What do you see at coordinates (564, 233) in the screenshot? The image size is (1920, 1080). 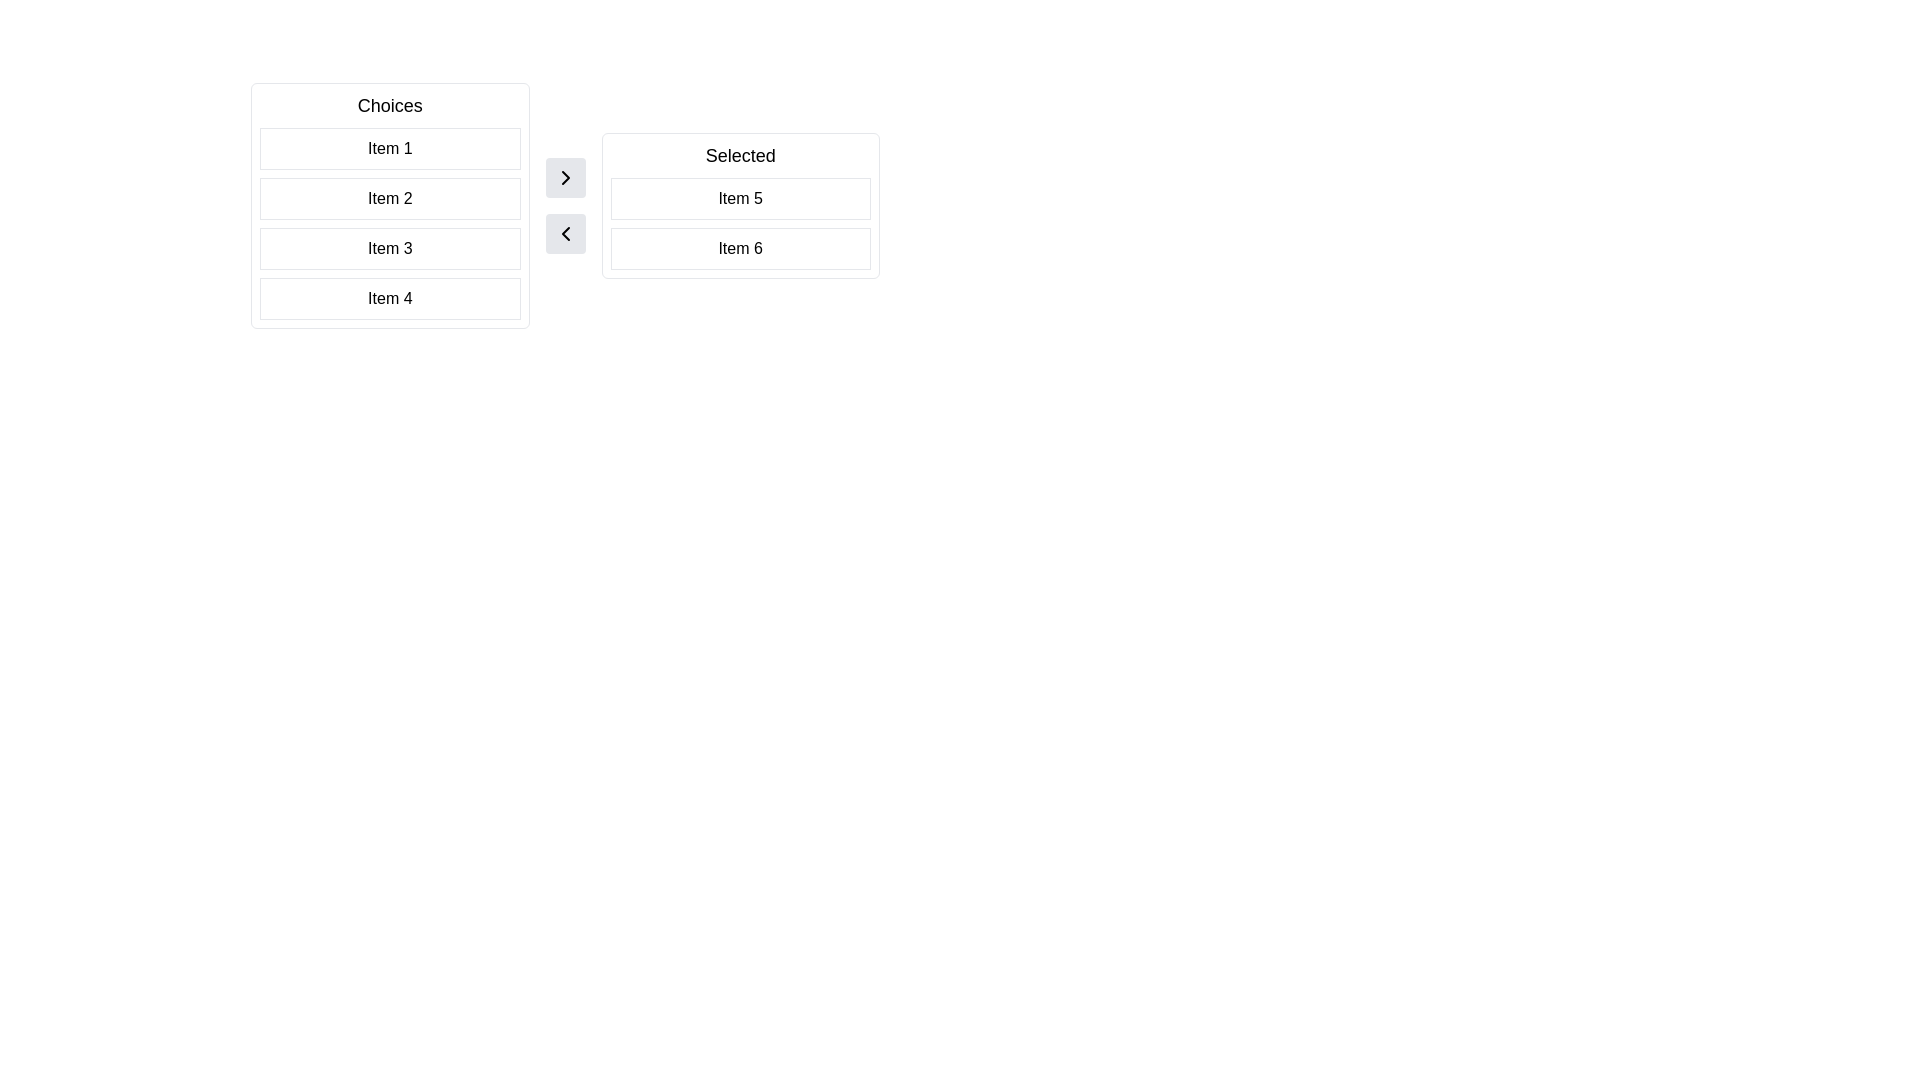 I see `the left-facing chevron icon within the navigation button` at bounding box center [564, 233].